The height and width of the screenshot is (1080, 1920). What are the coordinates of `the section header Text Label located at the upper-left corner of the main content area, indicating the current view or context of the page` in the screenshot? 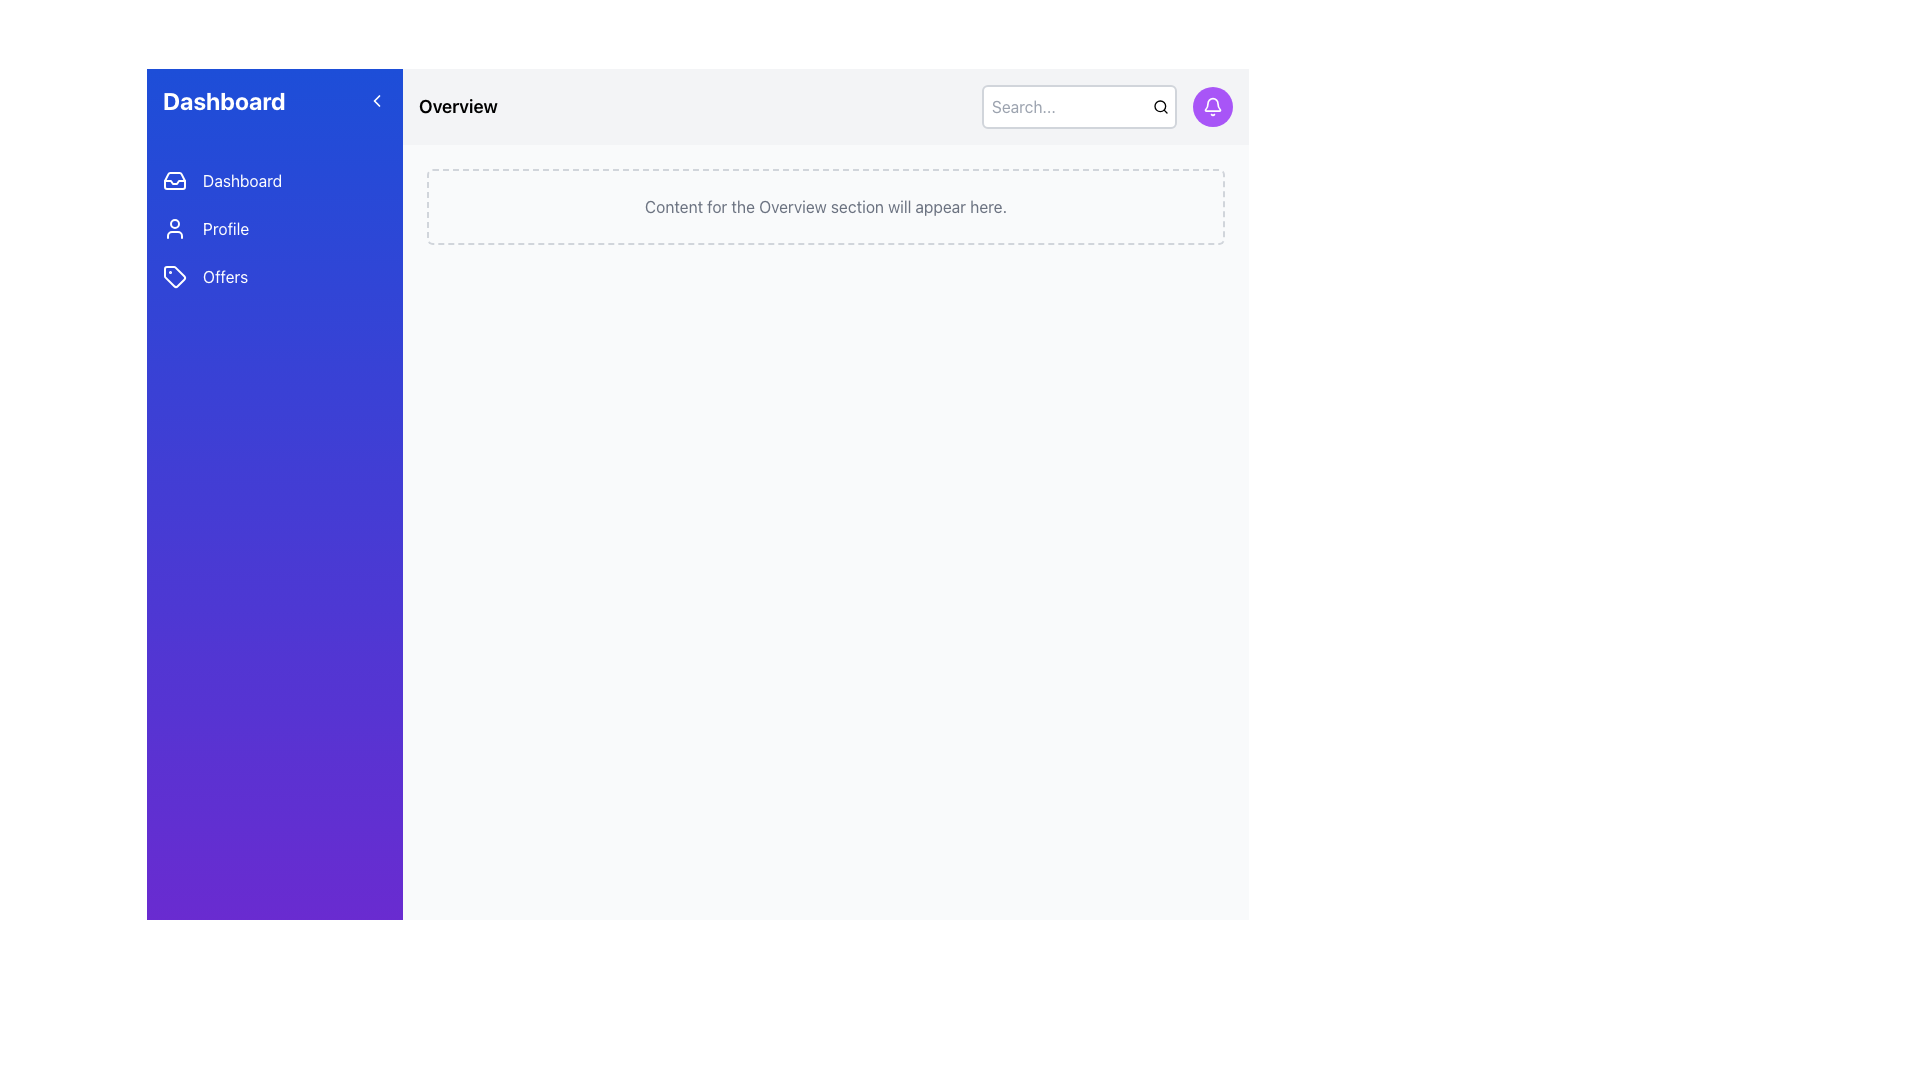 It's located at (457, 107).